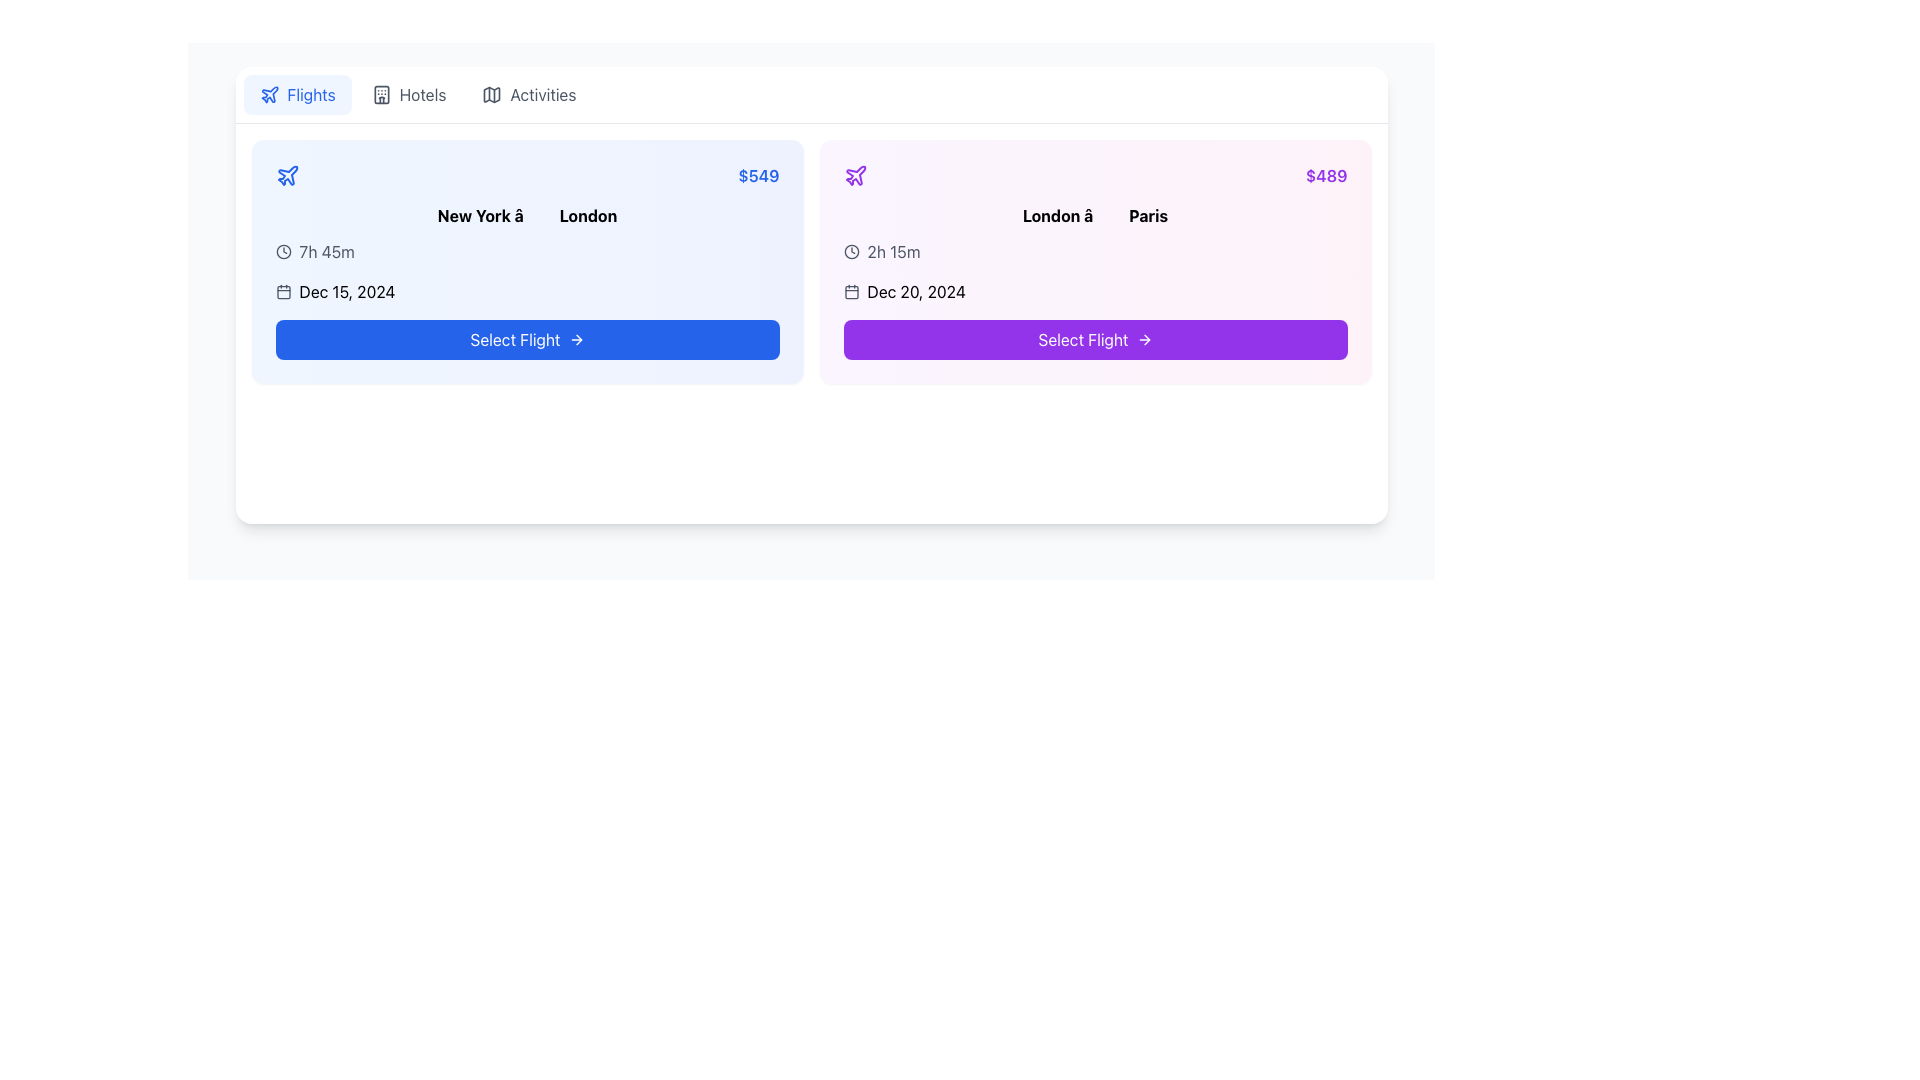 This screenshot has width=1920, height=1080. I want to click on the background rectangle of the calendar icon, which serves as its main structural element, so click(282, 292).